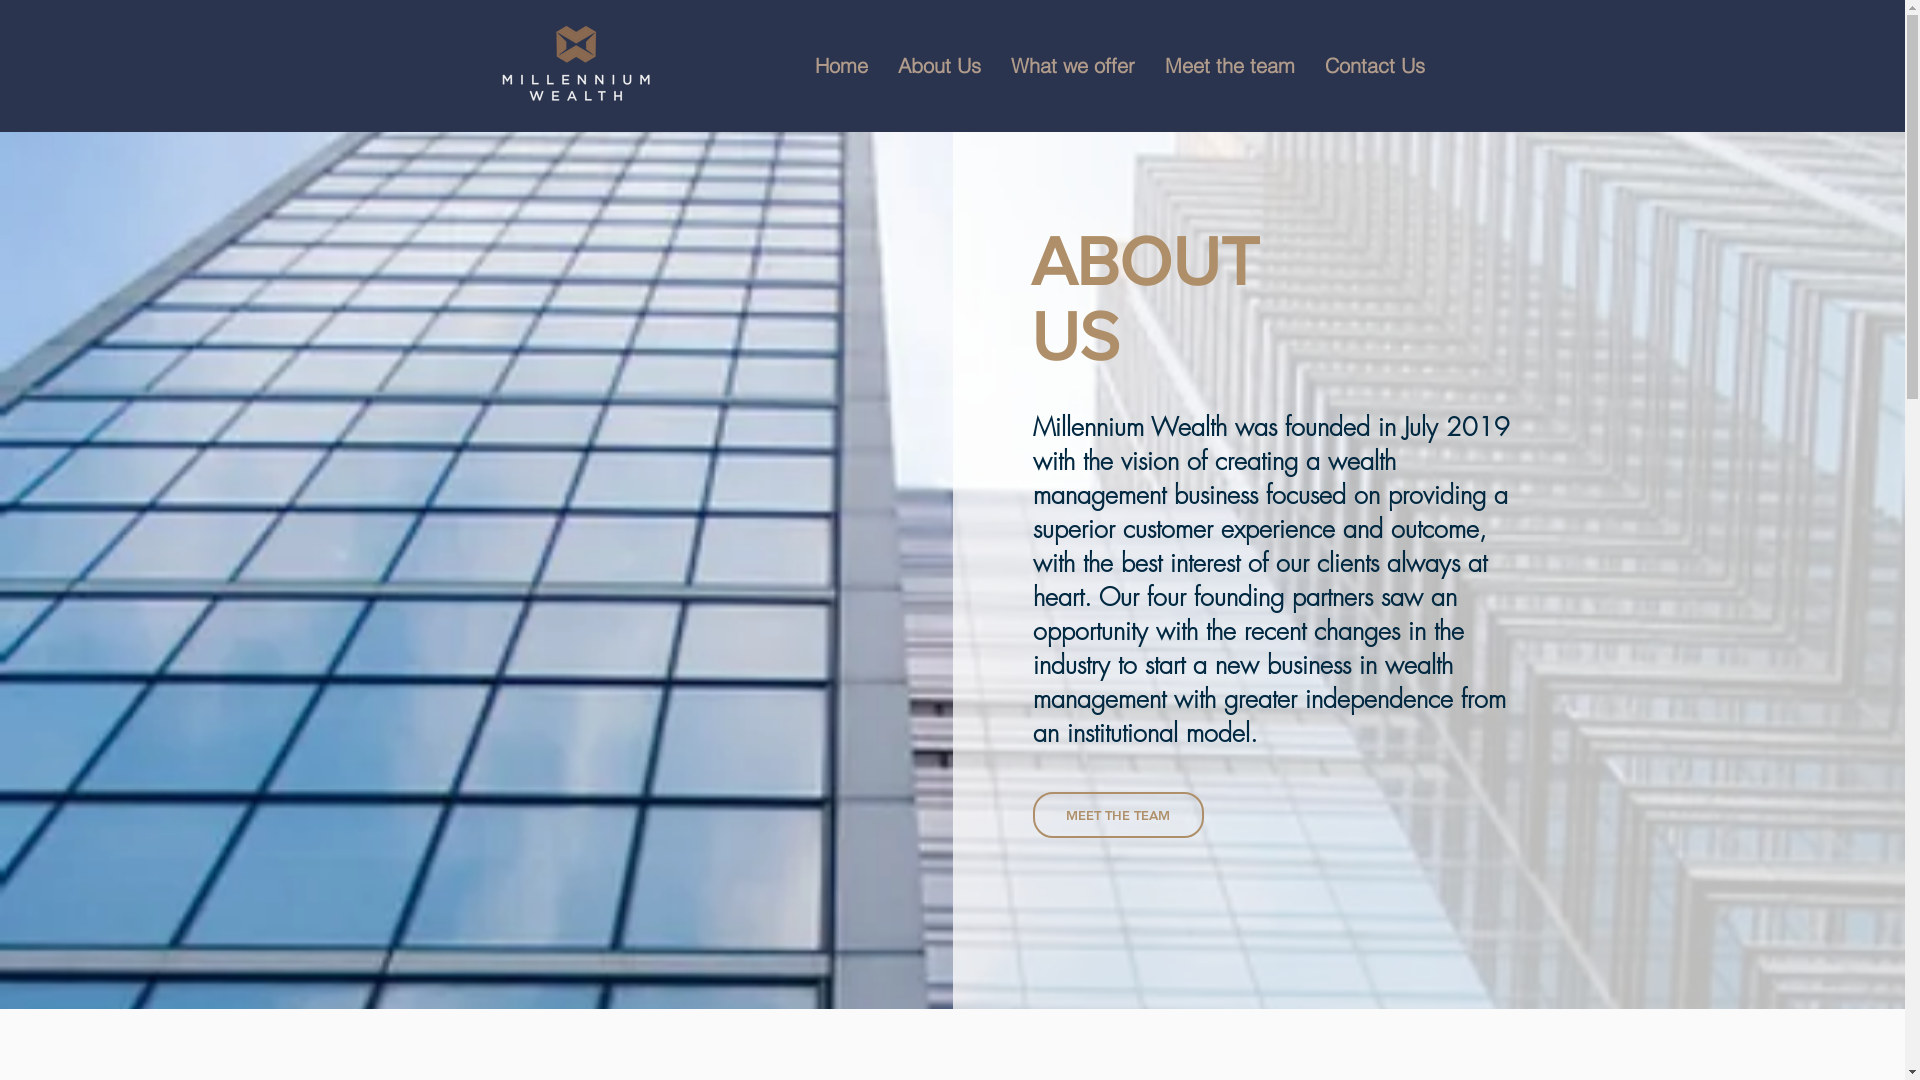  I want to click on 'What we offer', so click(1072, 64).